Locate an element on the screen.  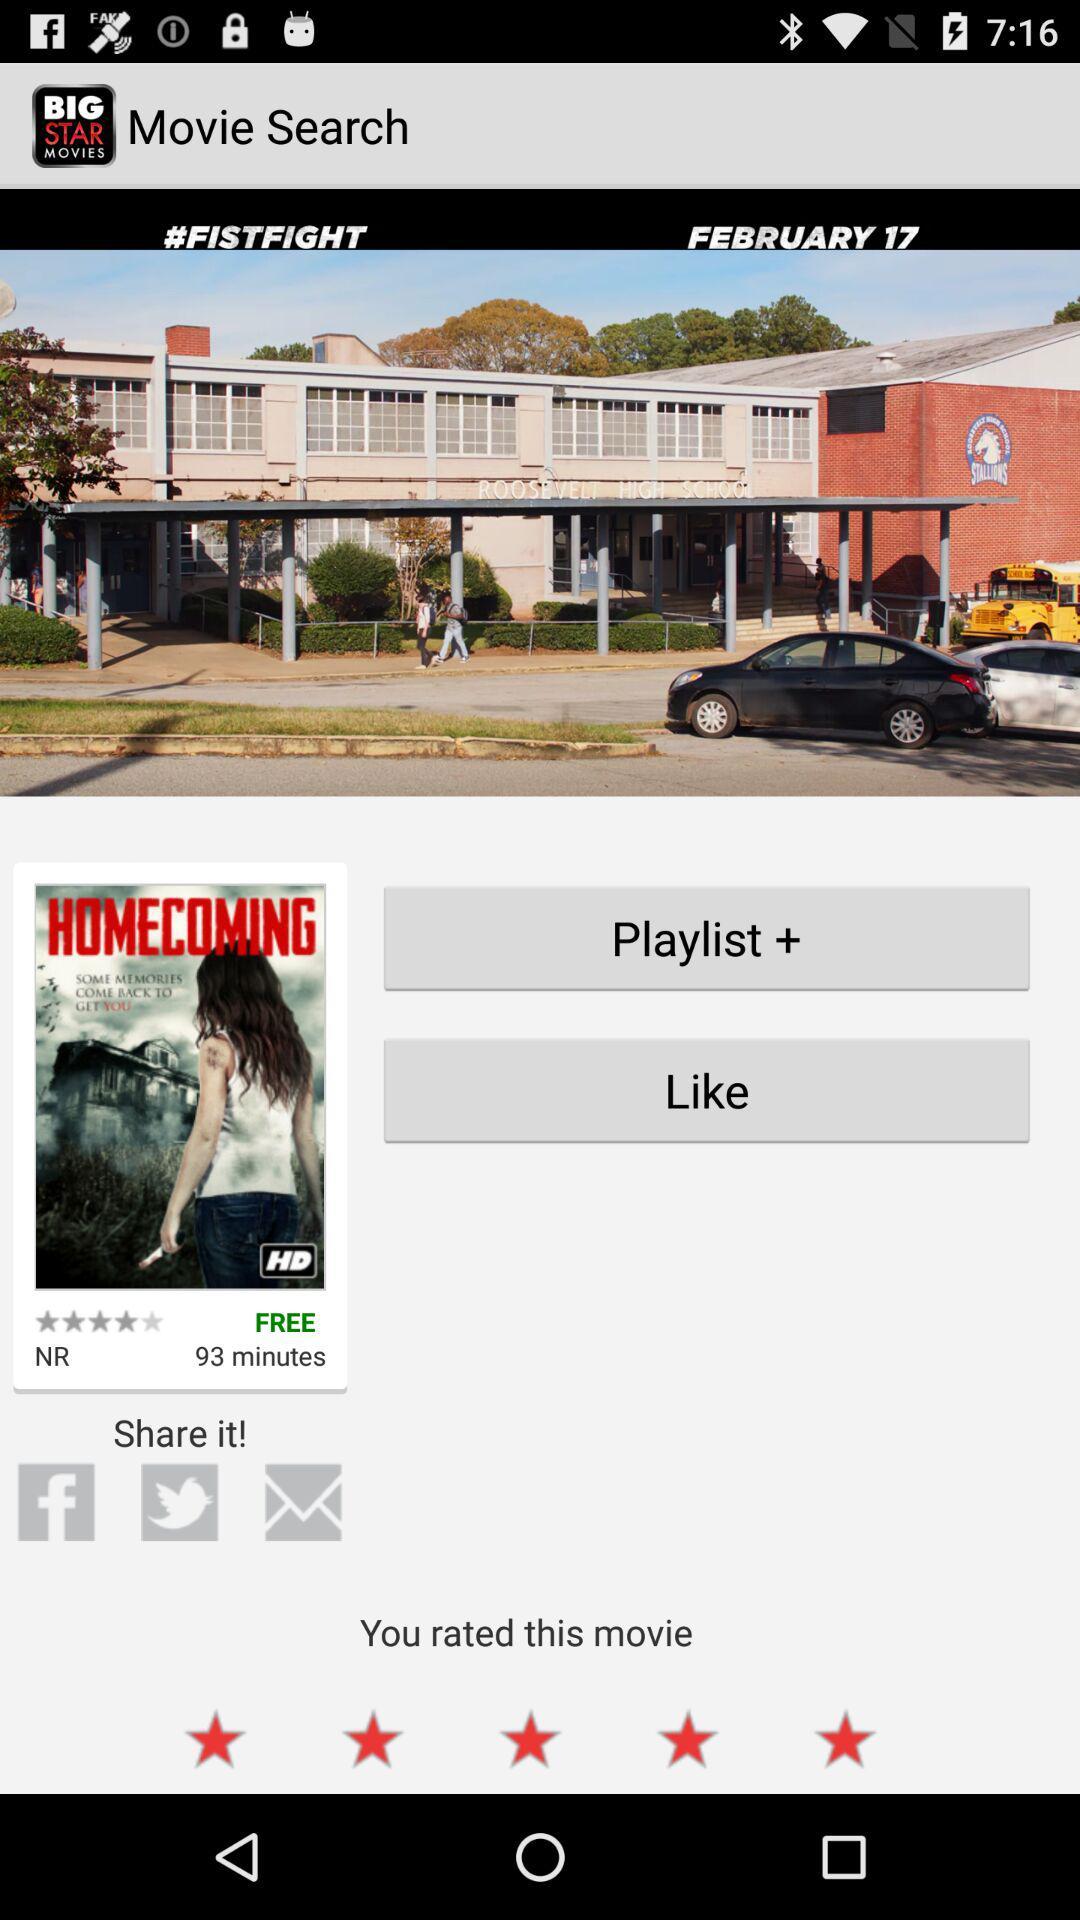
the star icon is located at coordinates (369, 1861).